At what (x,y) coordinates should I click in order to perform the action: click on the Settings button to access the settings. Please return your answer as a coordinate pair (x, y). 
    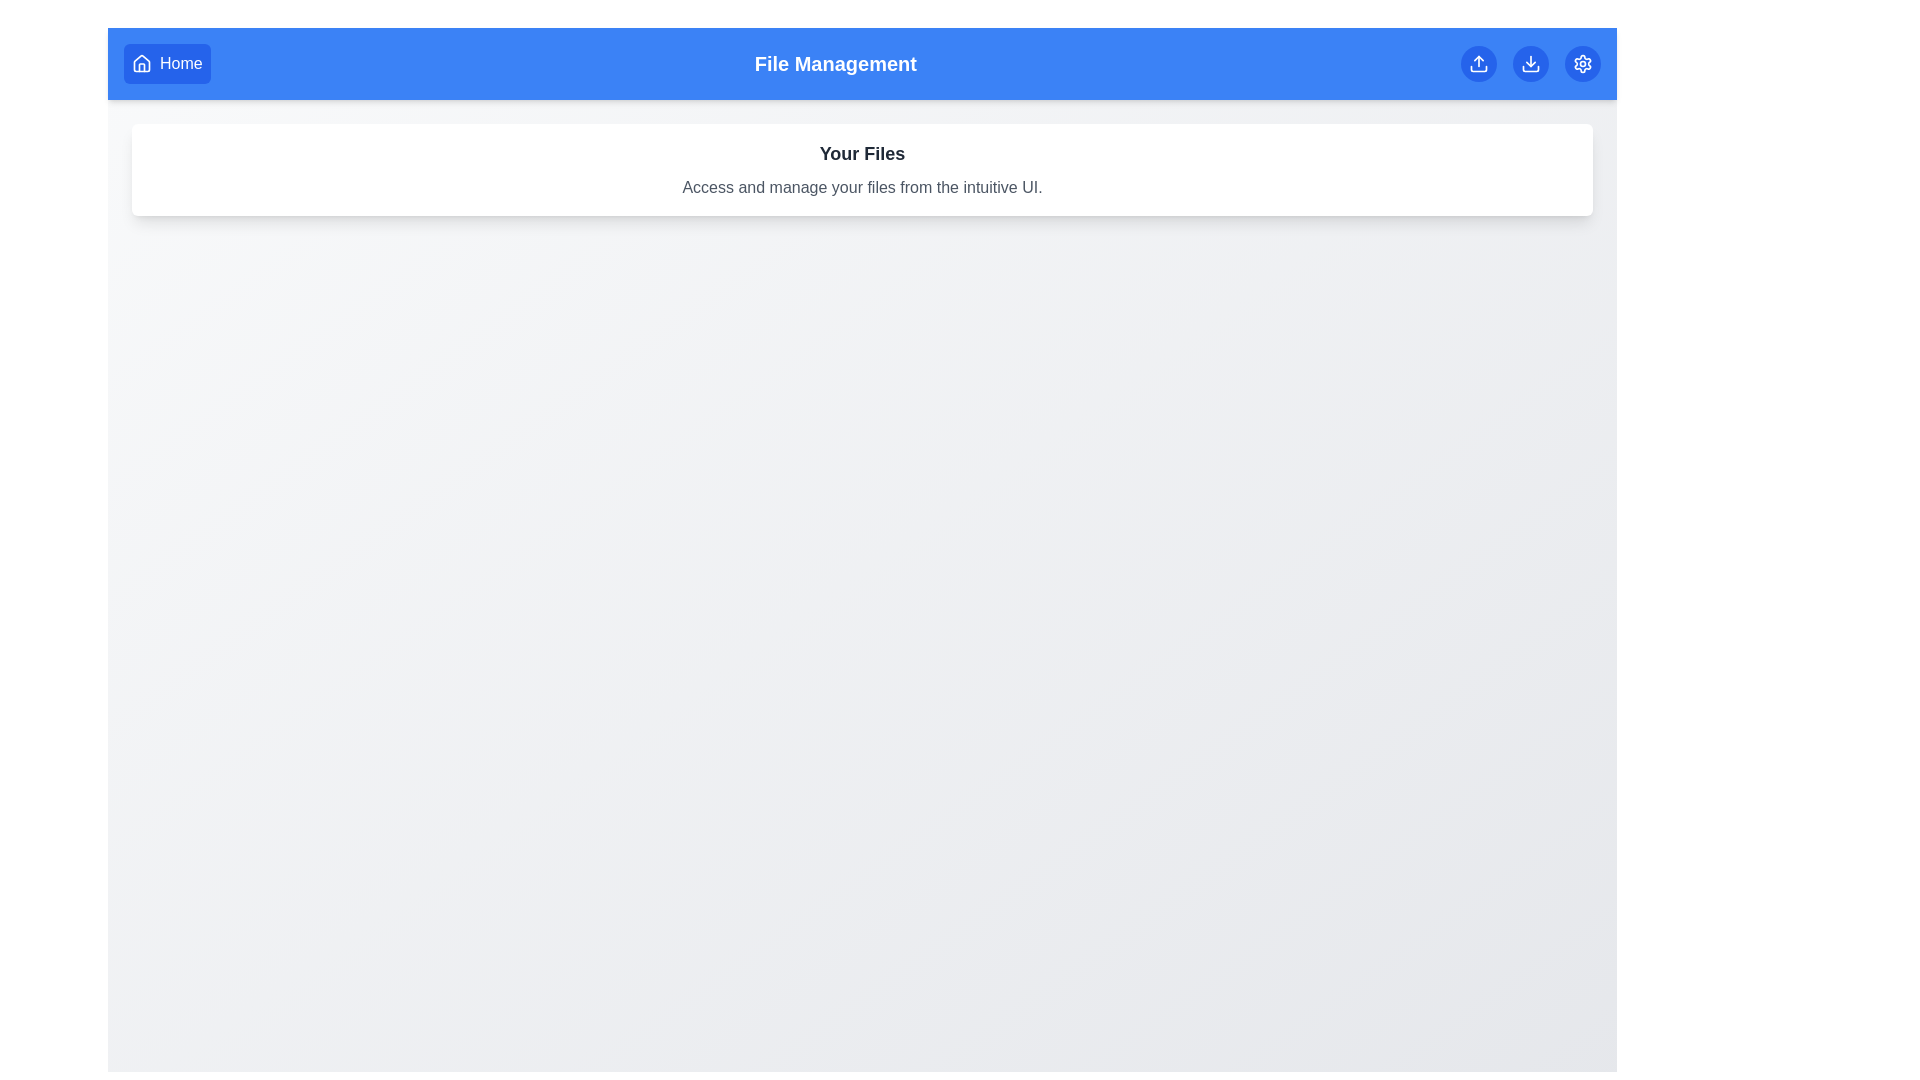
    Looking at the image, I should click on (1582, 63).